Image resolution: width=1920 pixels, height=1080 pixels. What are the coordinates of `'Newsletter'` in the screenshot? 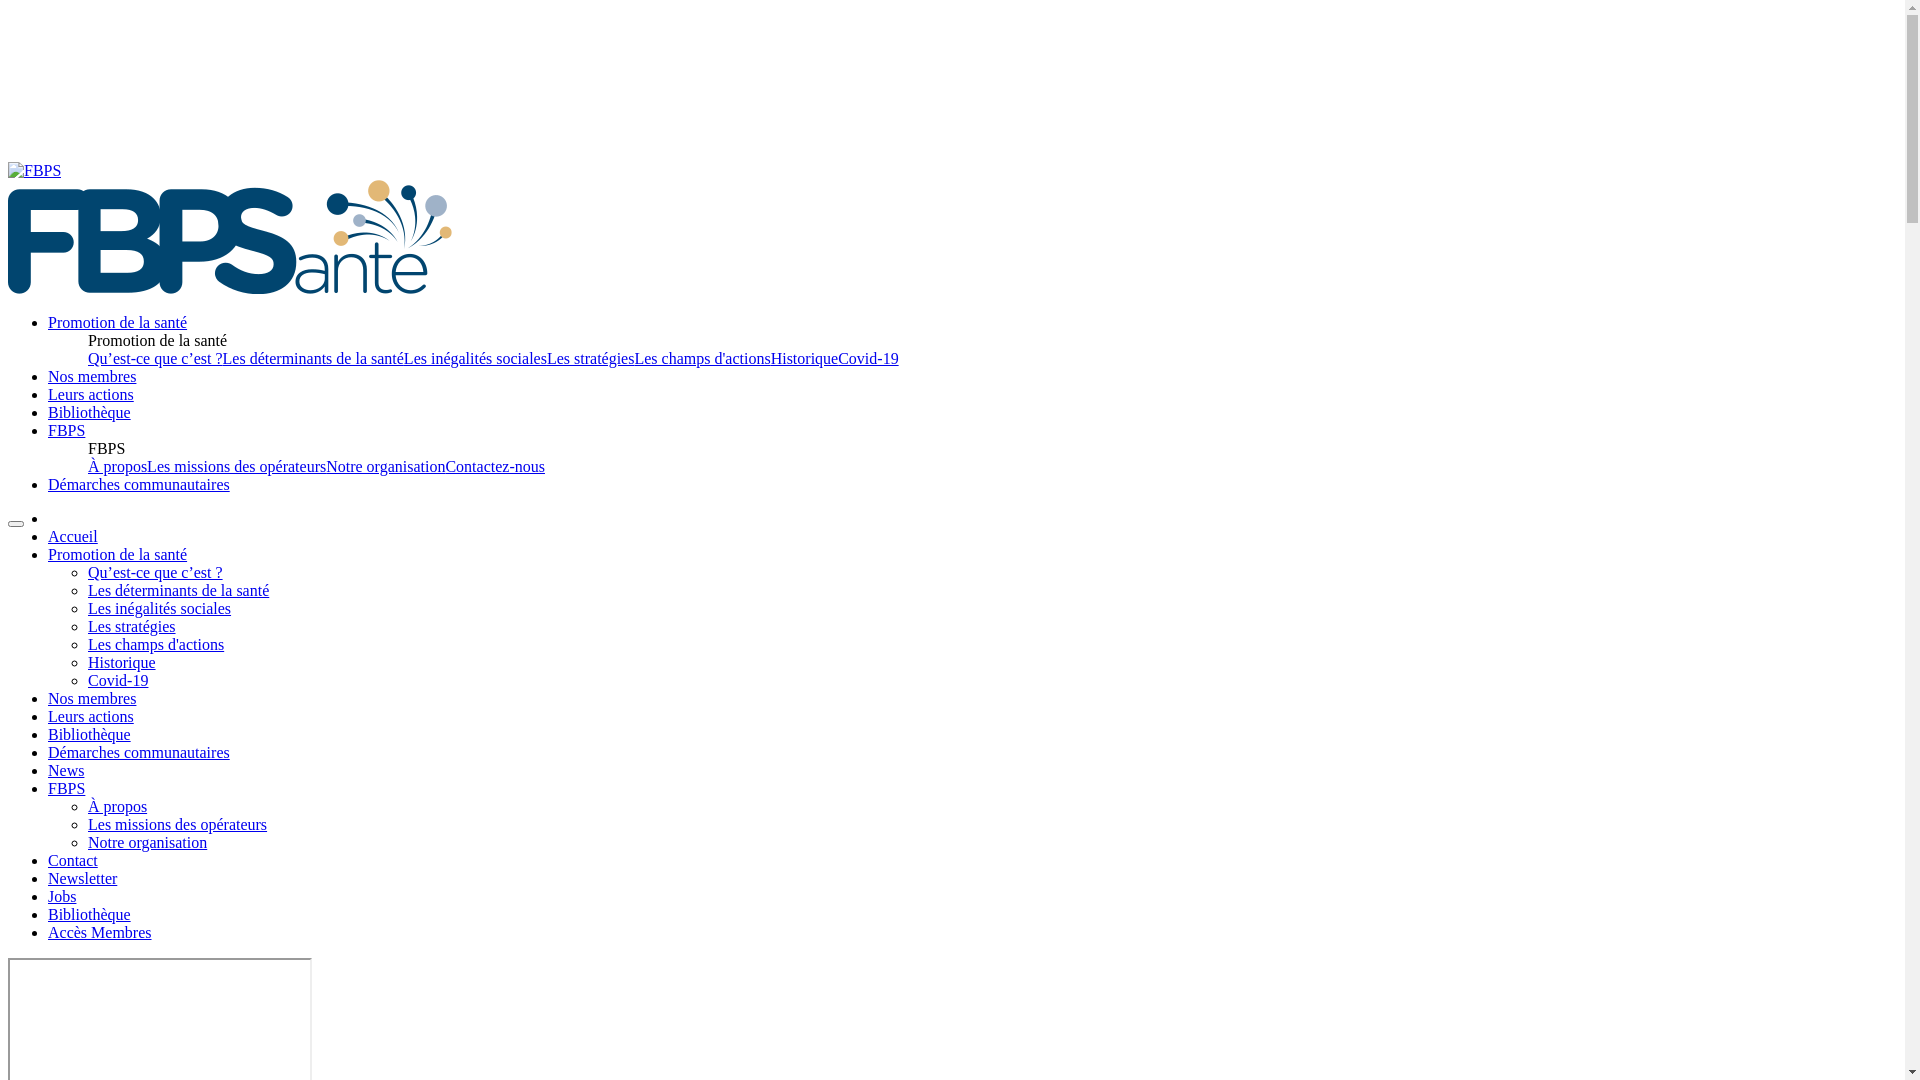 It's located at (81, 877).